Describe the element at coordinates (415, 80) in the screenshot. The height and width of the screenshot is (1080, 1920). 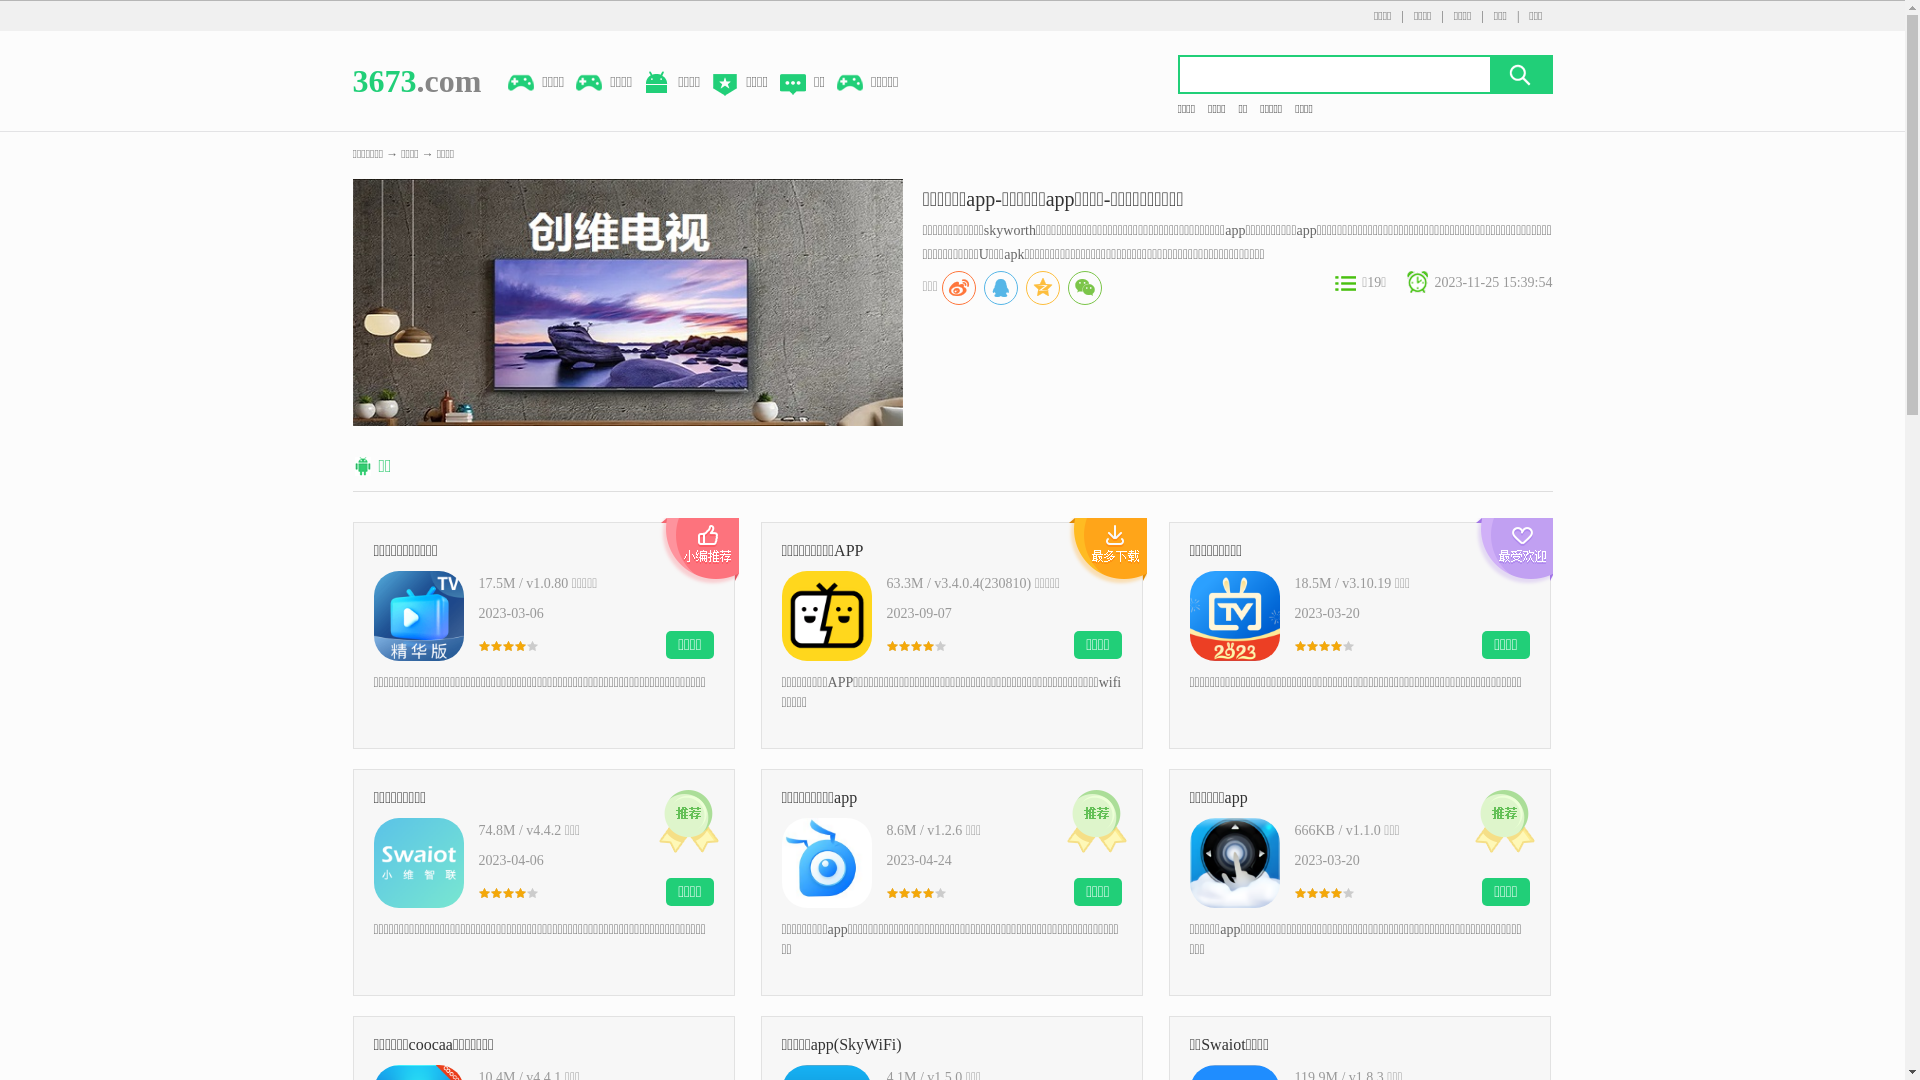
I see `'3673.com'` at that location.